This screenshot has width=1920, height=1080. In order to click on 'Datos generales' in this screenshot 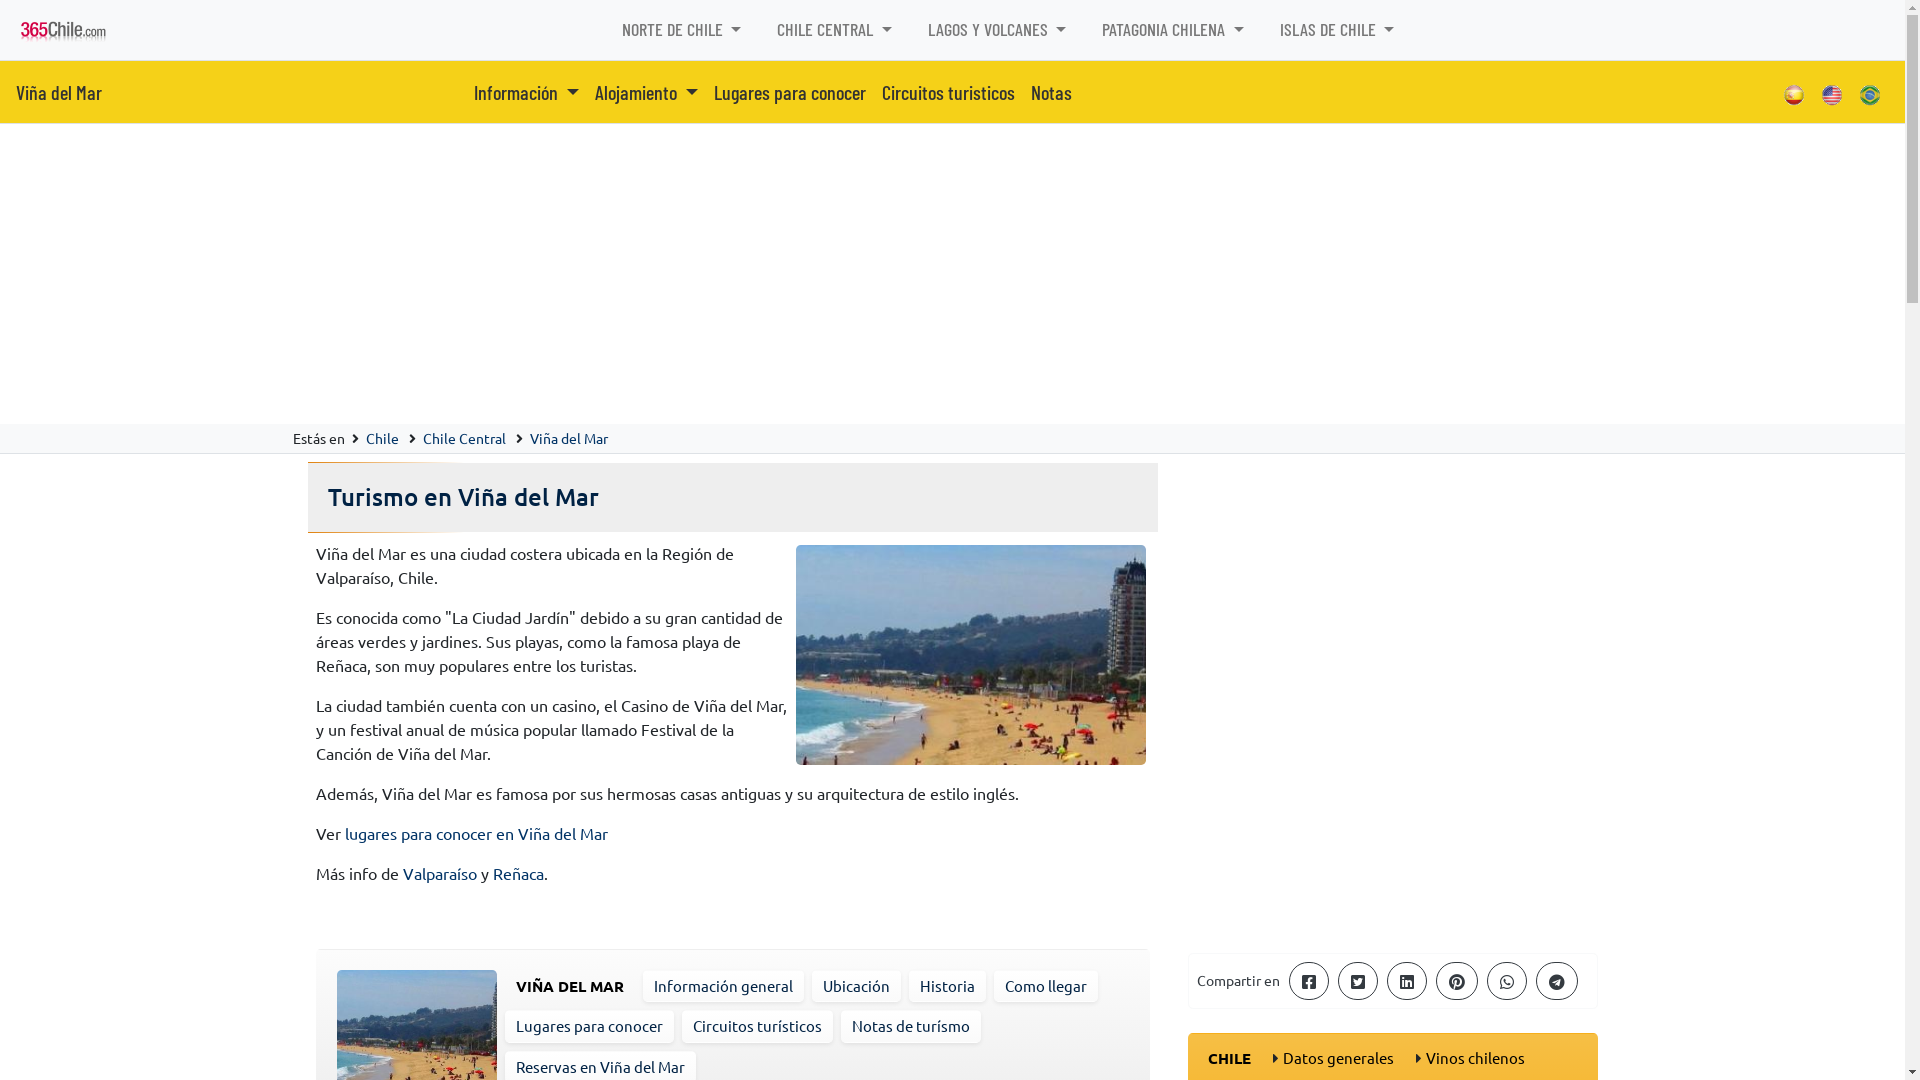, I will do `click(1337, 1056)`.